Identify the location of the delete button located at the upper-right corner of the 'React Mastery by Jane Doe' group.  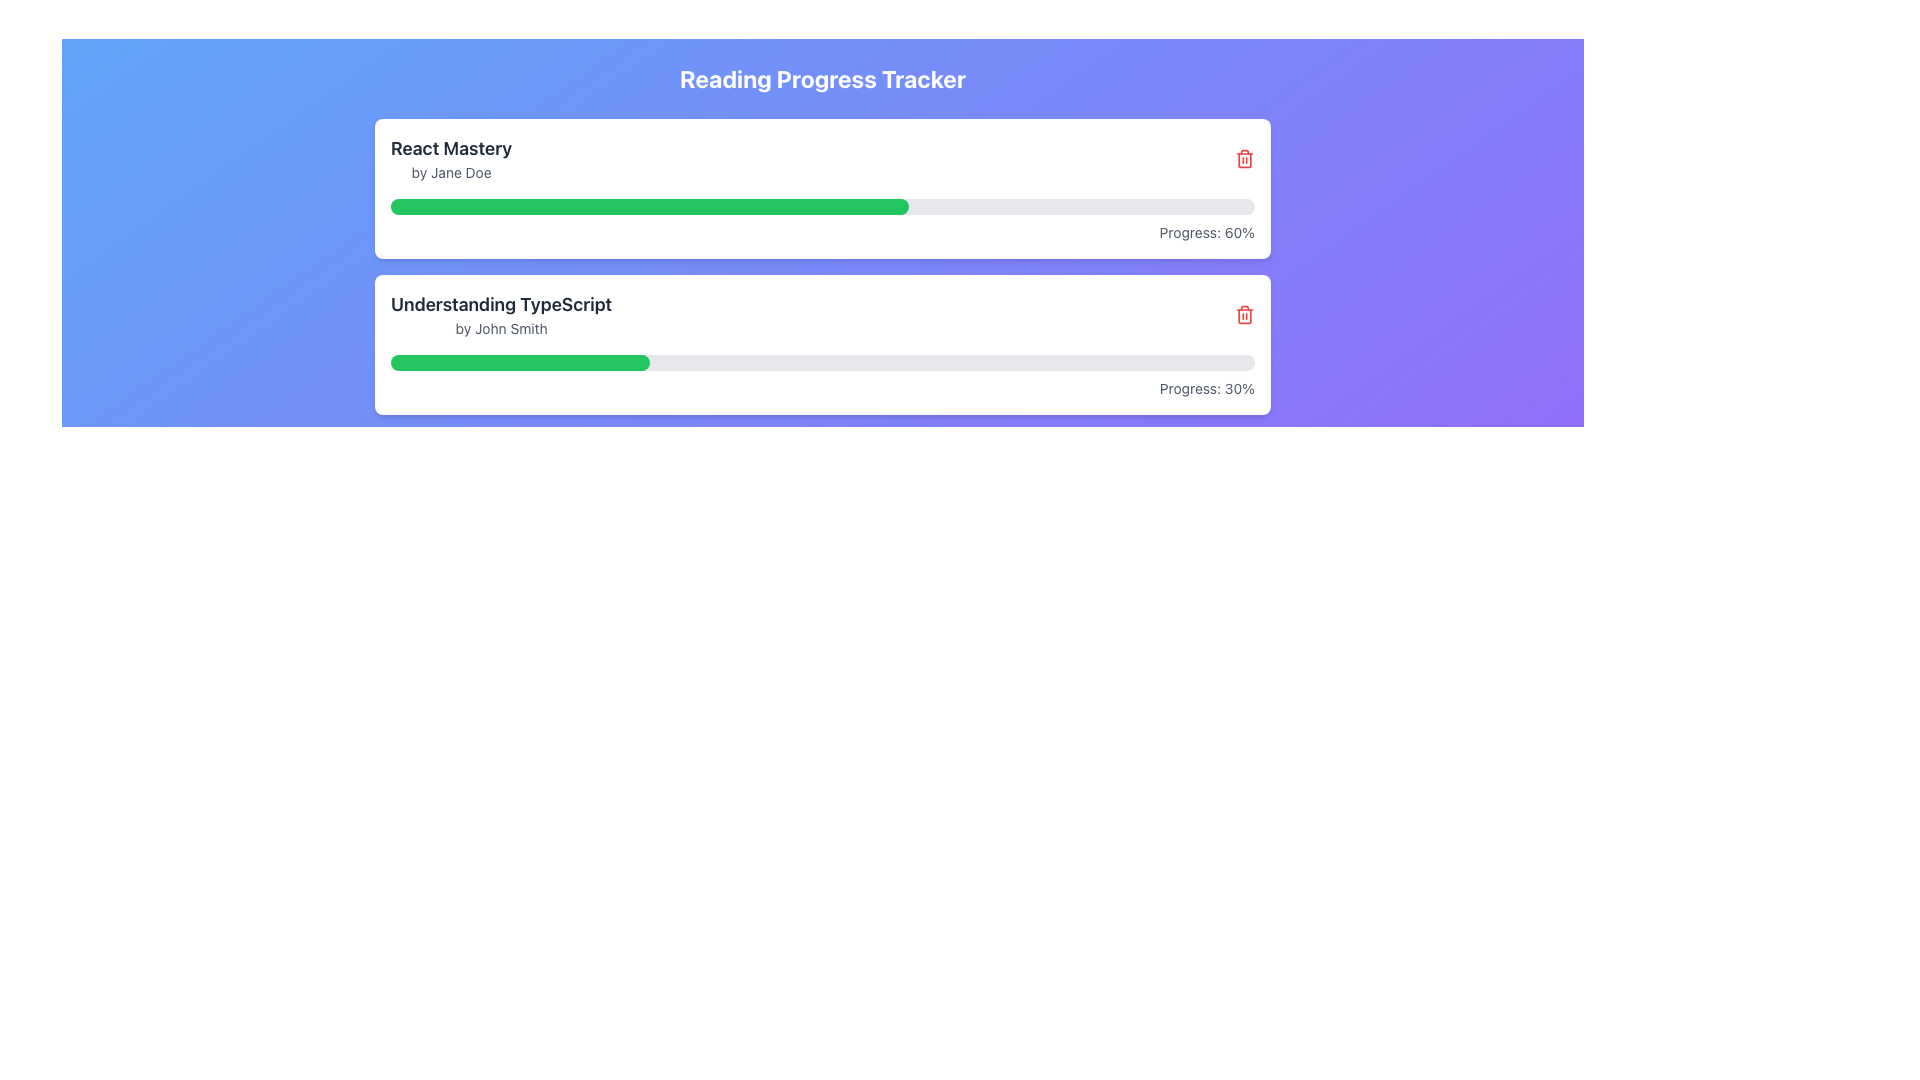
(1243, 157).